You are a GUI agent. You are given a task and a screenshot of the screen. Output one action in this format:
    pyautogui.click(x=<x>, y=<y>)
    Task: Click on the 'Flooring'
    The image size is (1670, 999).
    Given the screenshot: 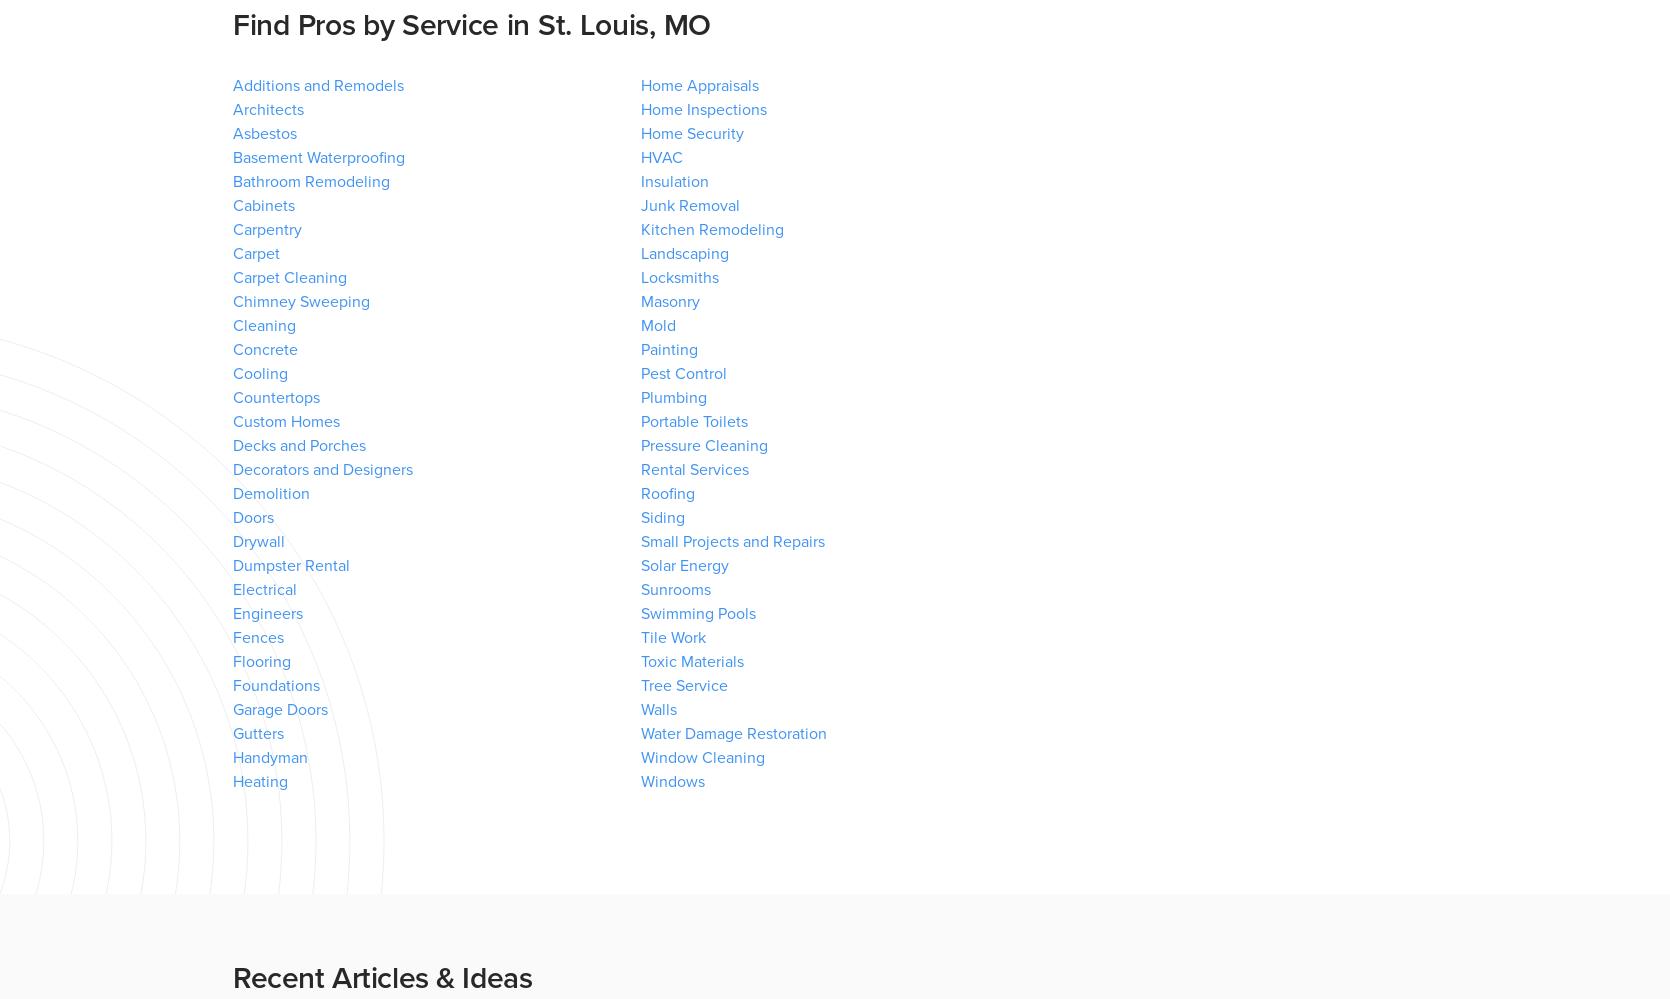 What is the action you would take?
    pyautogui.click(x=261, y=661)
    